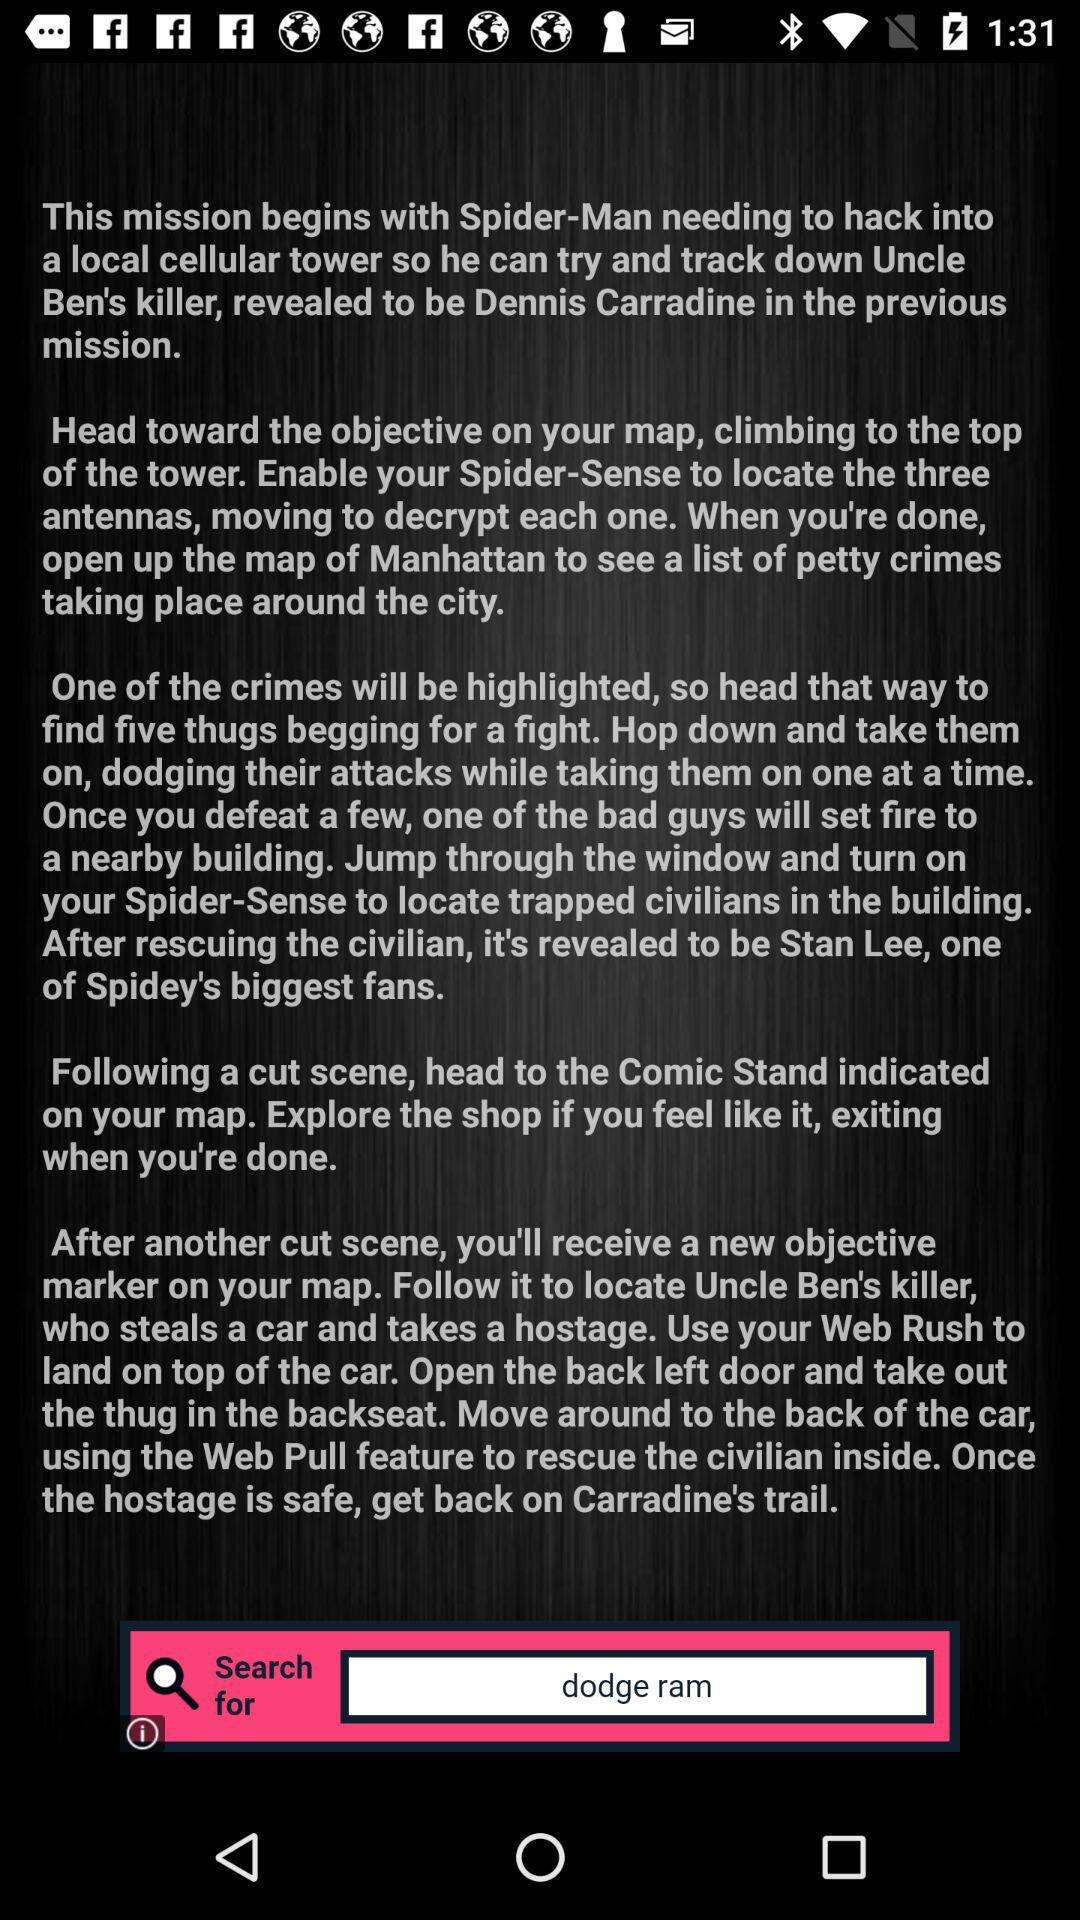 This screenshot has width=1080, height=1920. I want to click on advertisement, so click(540, 1685).